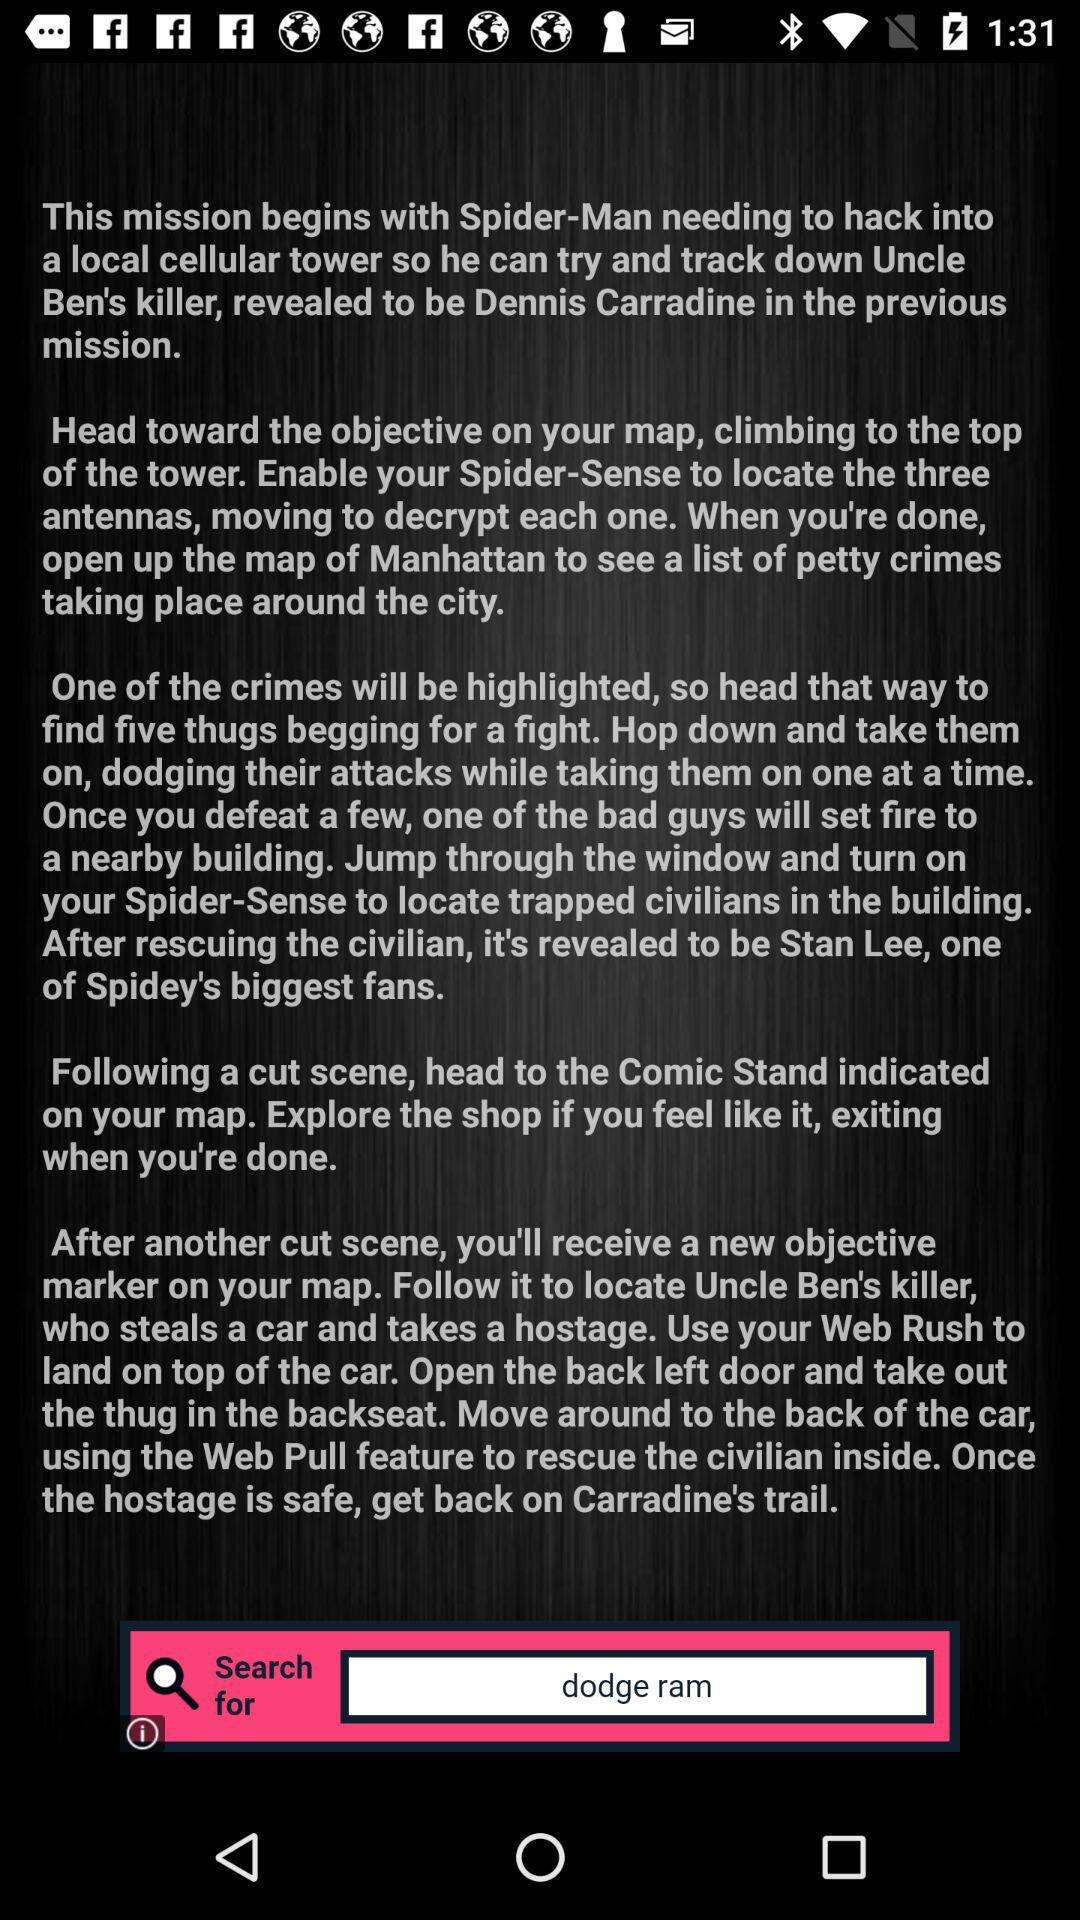 This screenshot has width=1080, height=1920. I want to click on advertisement, so click(540, 1685).